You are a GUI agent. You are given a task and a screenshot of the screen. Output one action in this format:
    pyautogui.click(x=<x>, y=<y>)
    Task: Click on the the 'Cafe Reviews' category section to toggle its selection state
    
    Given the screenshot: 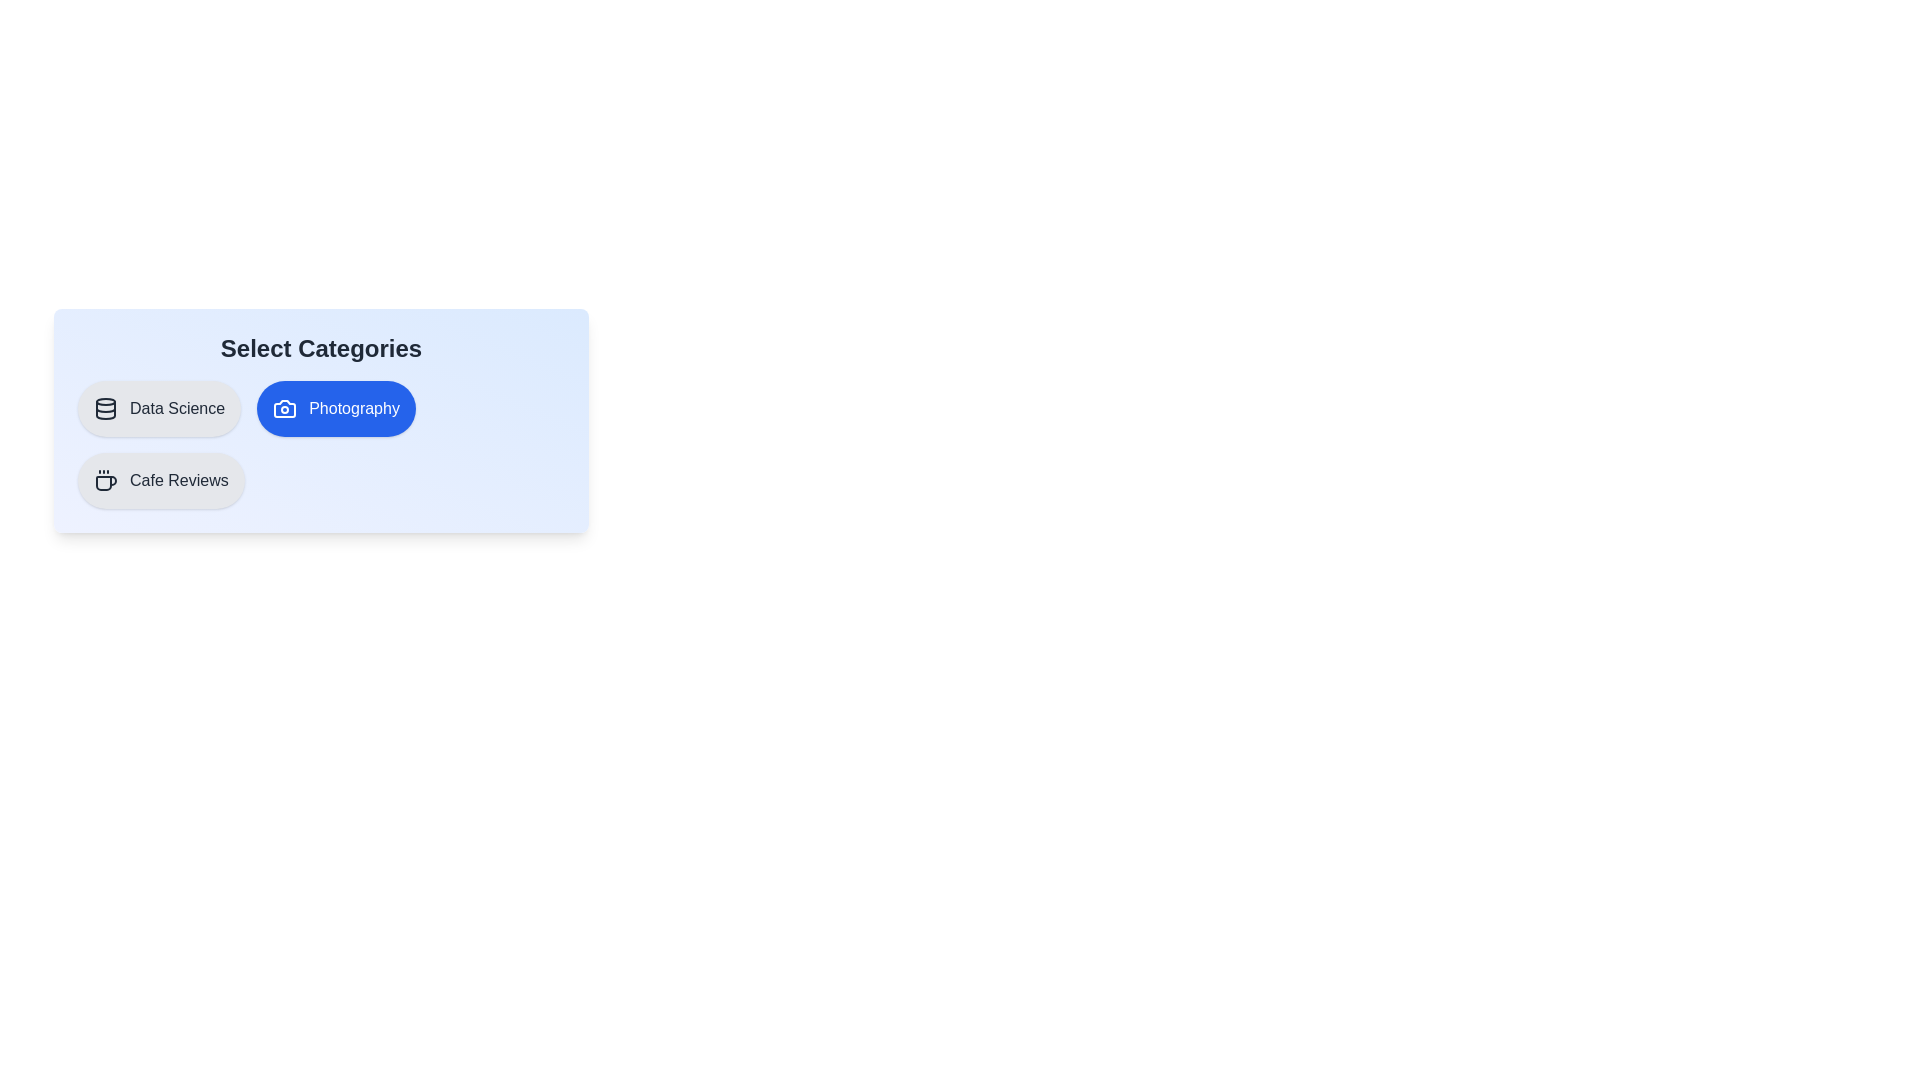 What is the action you would take?
    pyautogui.click(x=161, y=481)
    